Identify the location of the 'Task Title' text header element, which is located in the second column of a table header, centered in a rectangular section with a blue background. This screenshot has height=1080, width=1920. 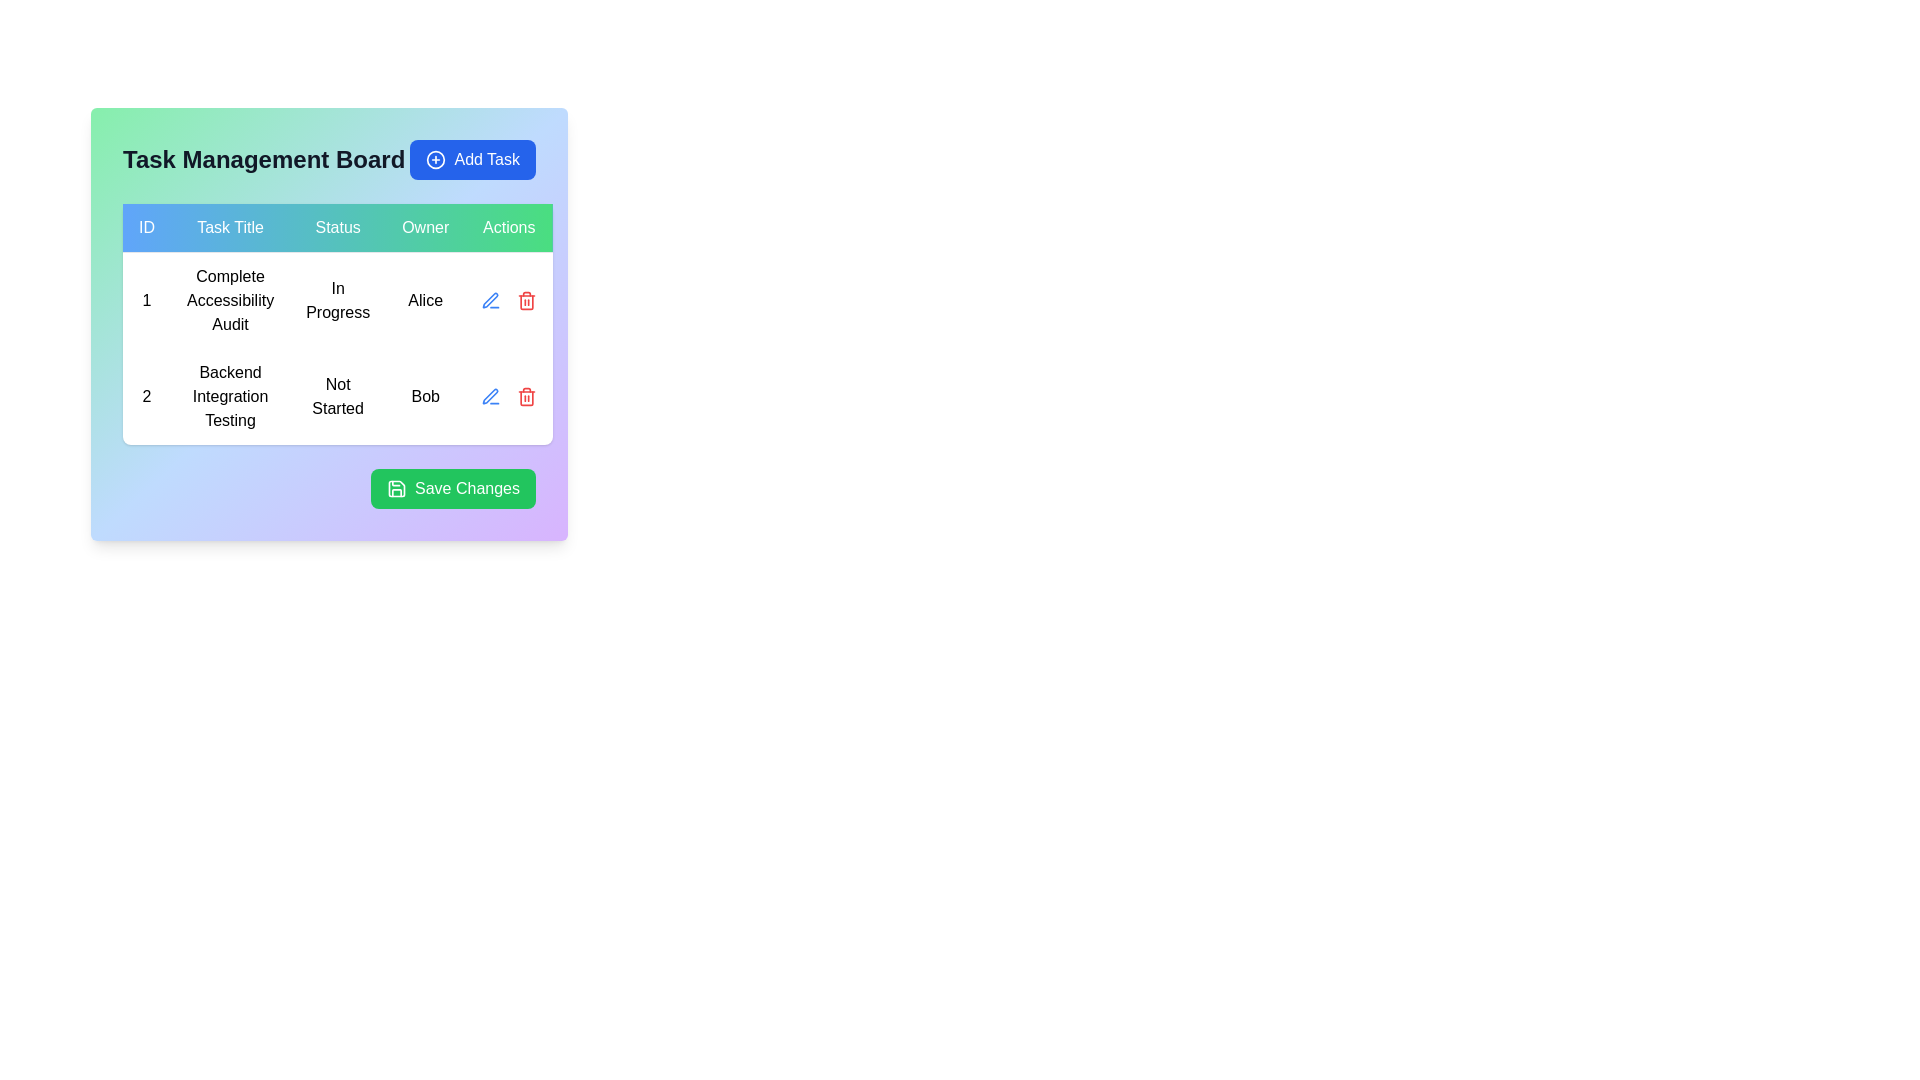
(230, 227).